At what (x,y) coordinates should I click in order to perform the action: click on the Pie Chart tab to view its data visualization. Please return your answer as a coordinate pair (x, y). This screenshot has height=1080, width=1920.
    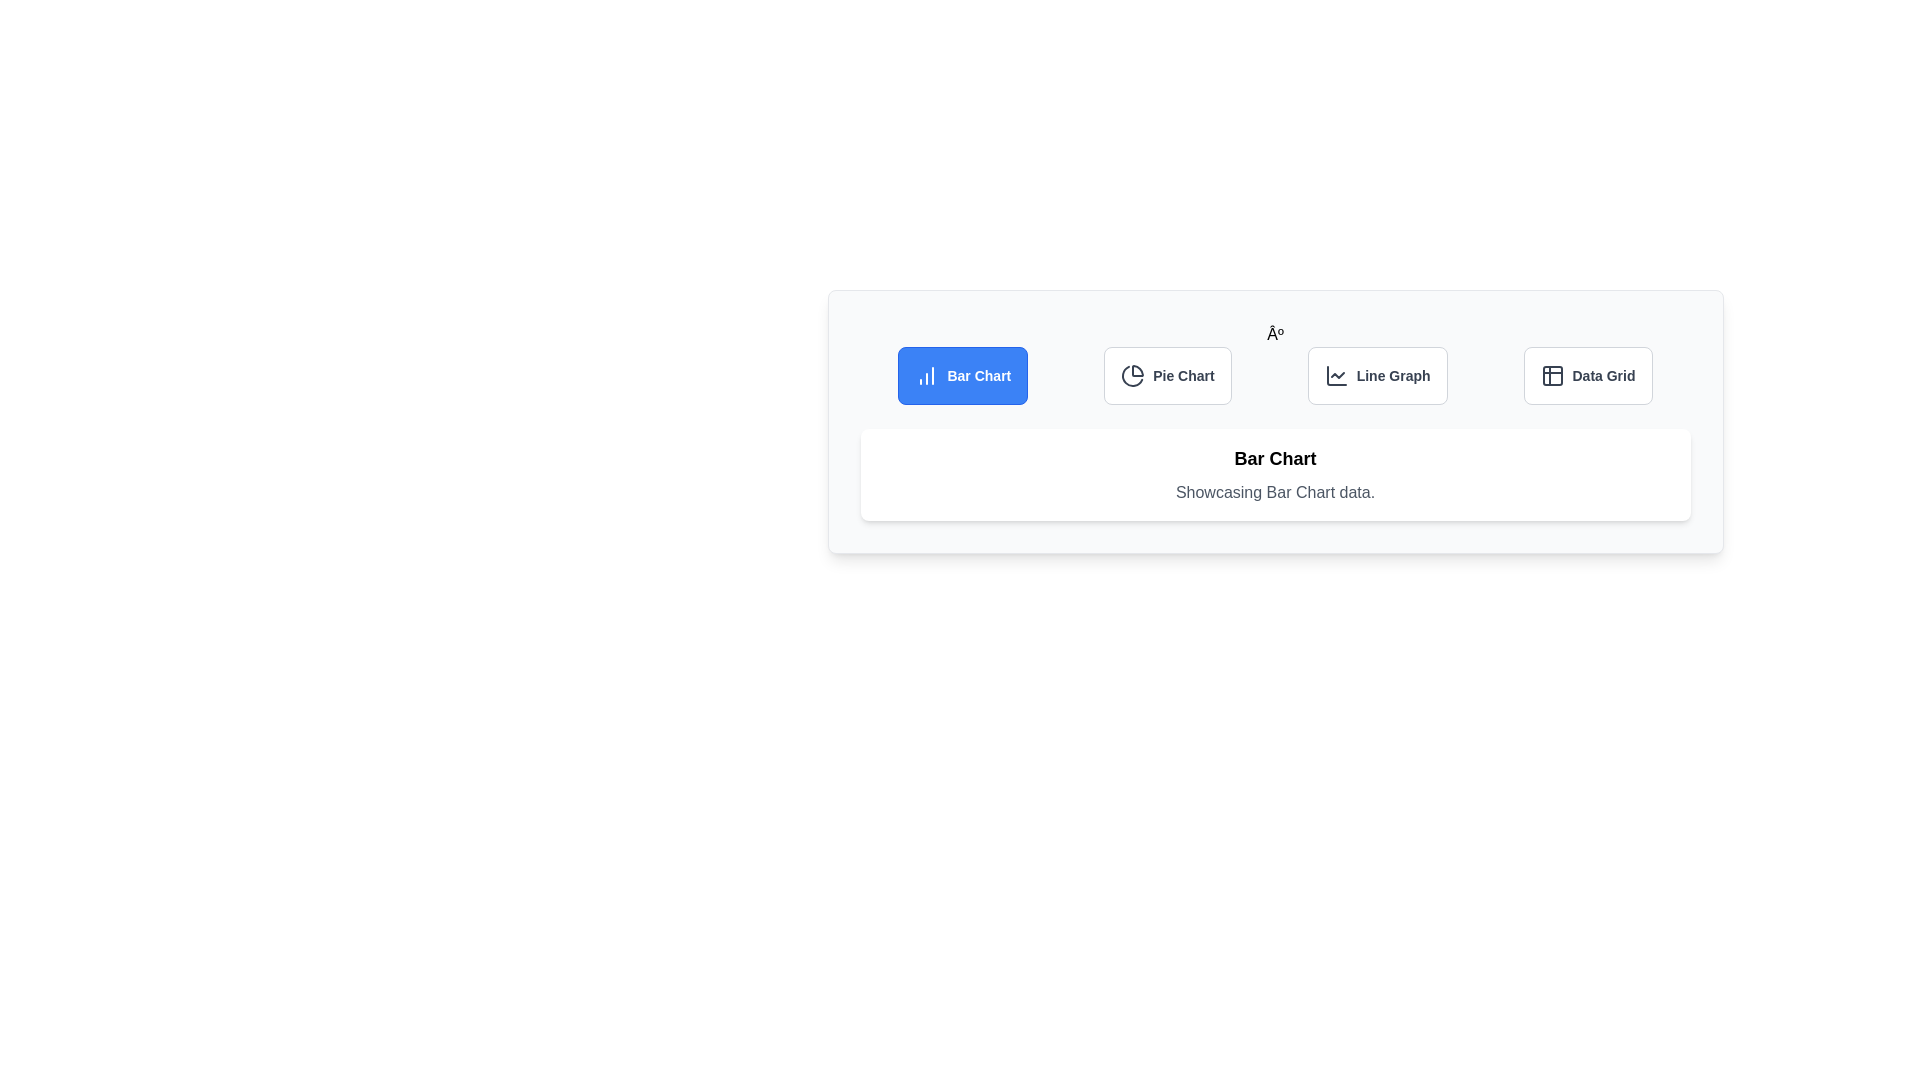
    Looking at the image, I should click on (1167, 375).